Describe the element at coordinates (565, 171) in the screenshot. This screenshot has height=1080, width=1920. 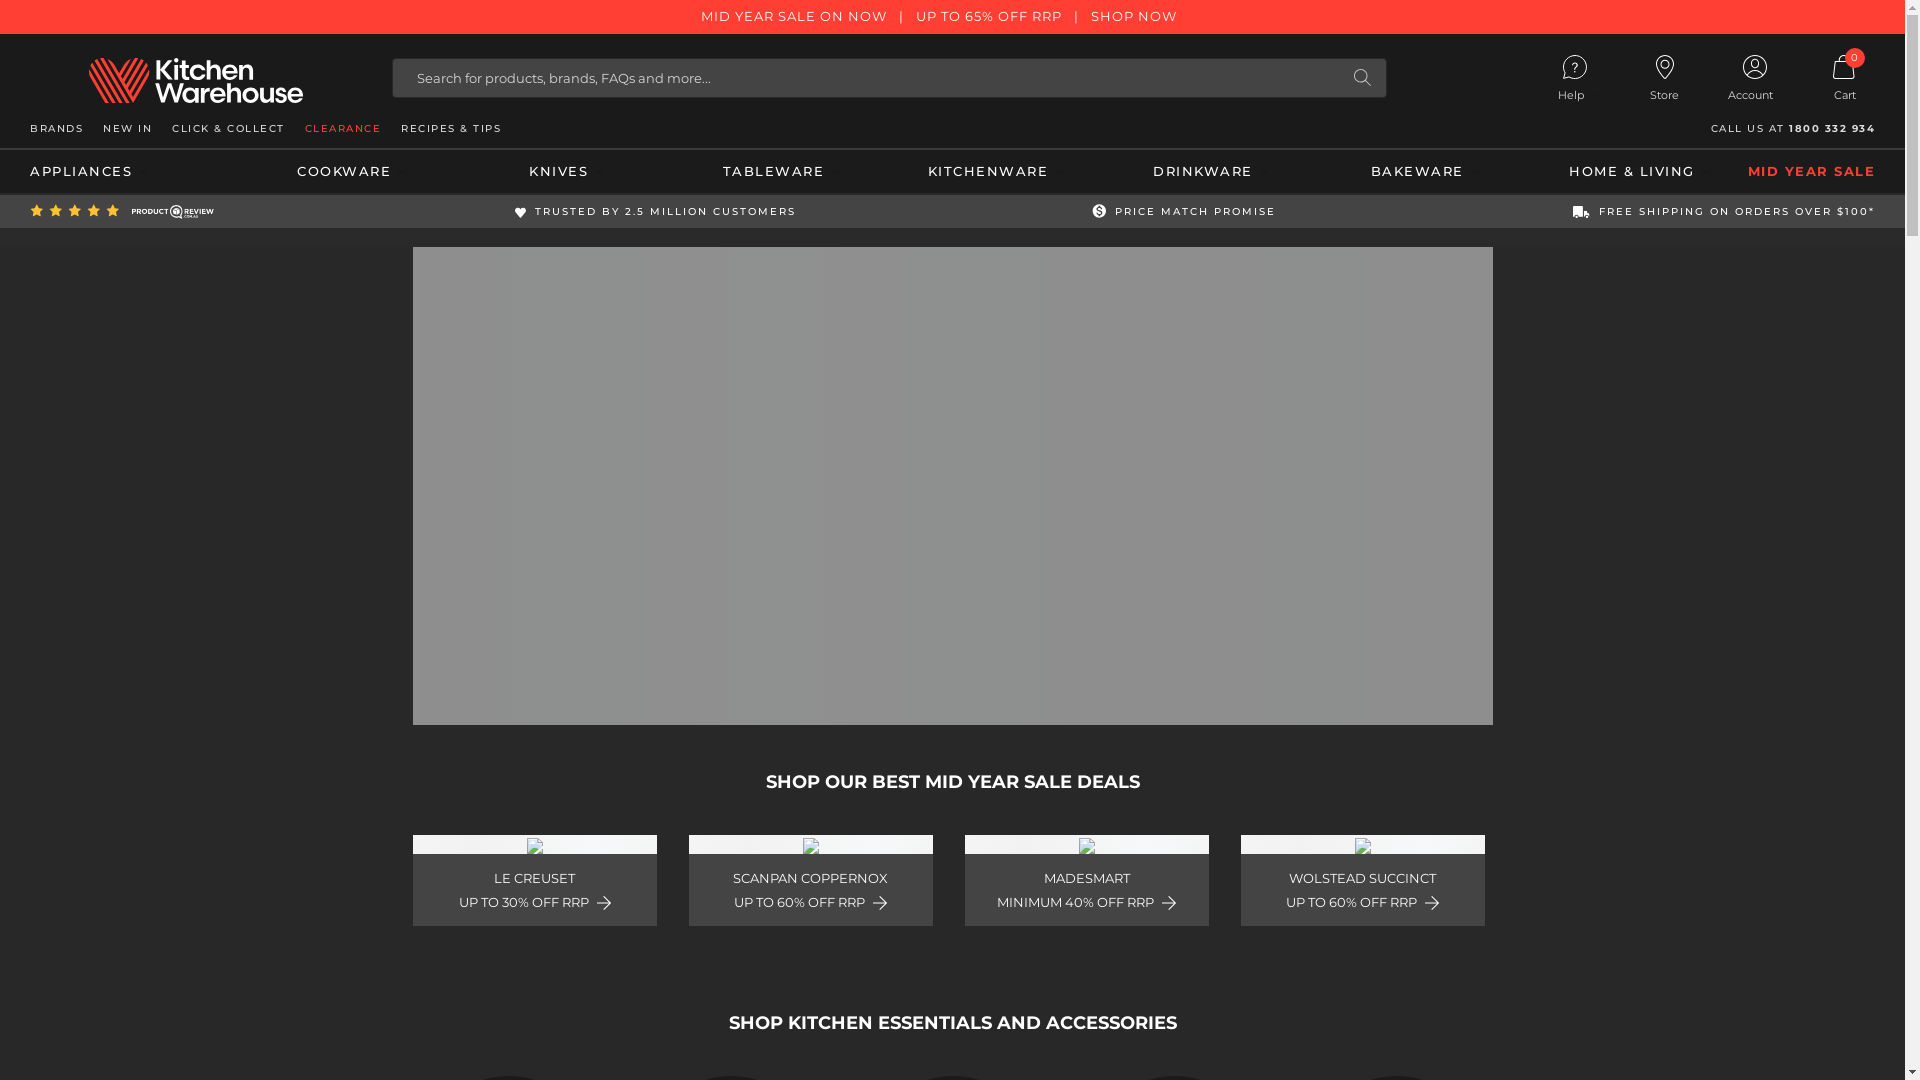
I see `'KNIVES'` at that location.